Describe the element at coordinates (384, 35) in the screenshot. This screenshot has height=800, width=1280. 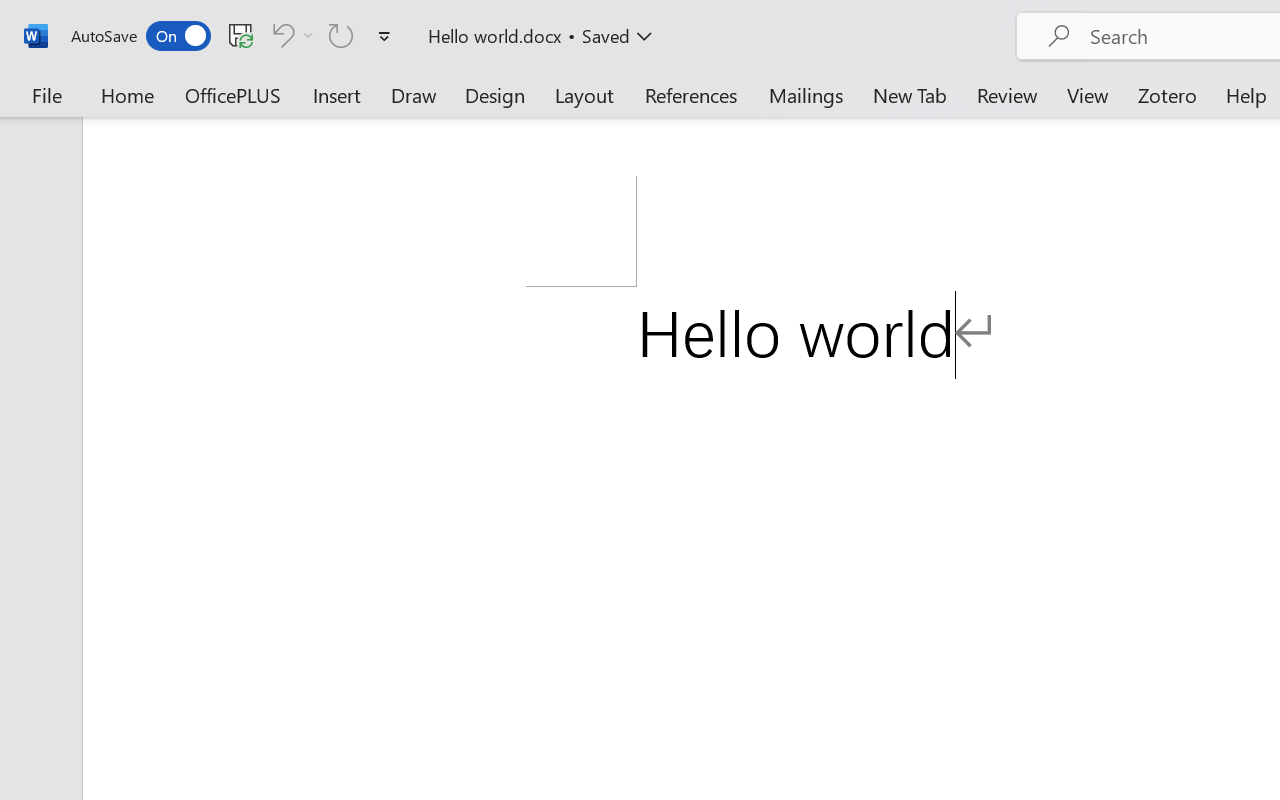
I see `'Customize Quick Access Toolbar'` at that location.